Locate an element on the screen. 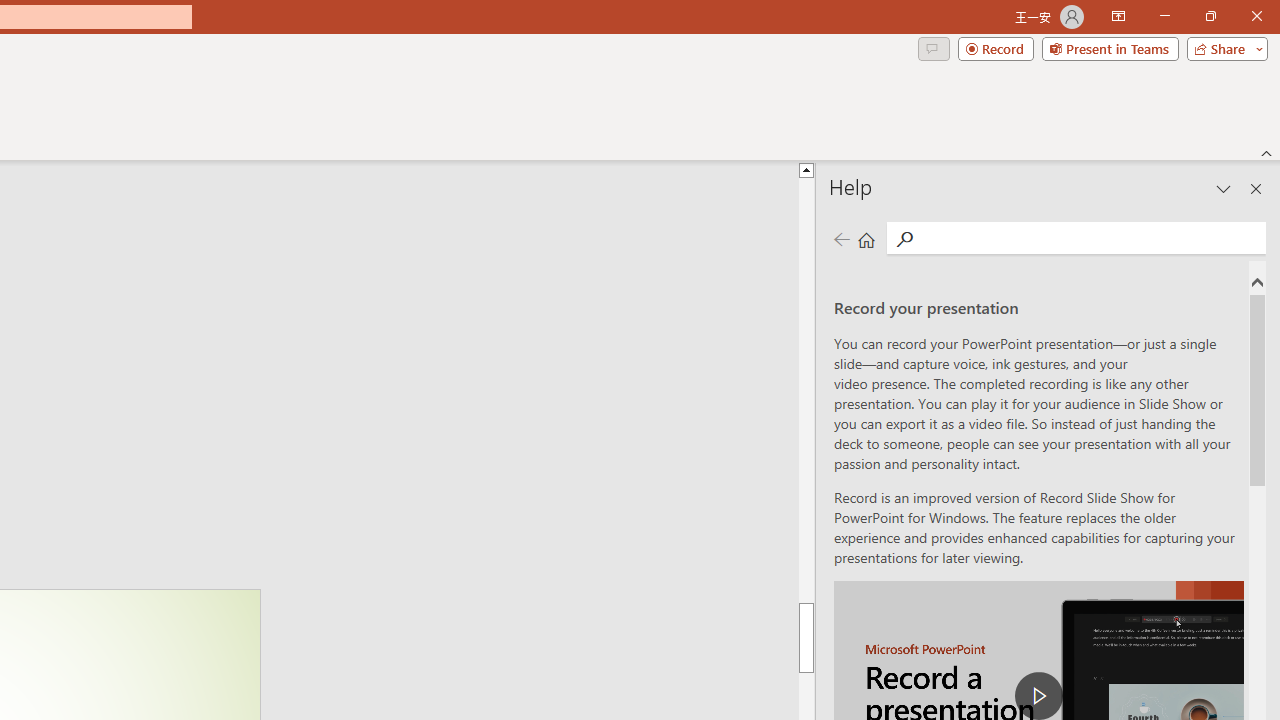  'Share' is located at coordinates (1222, 47).